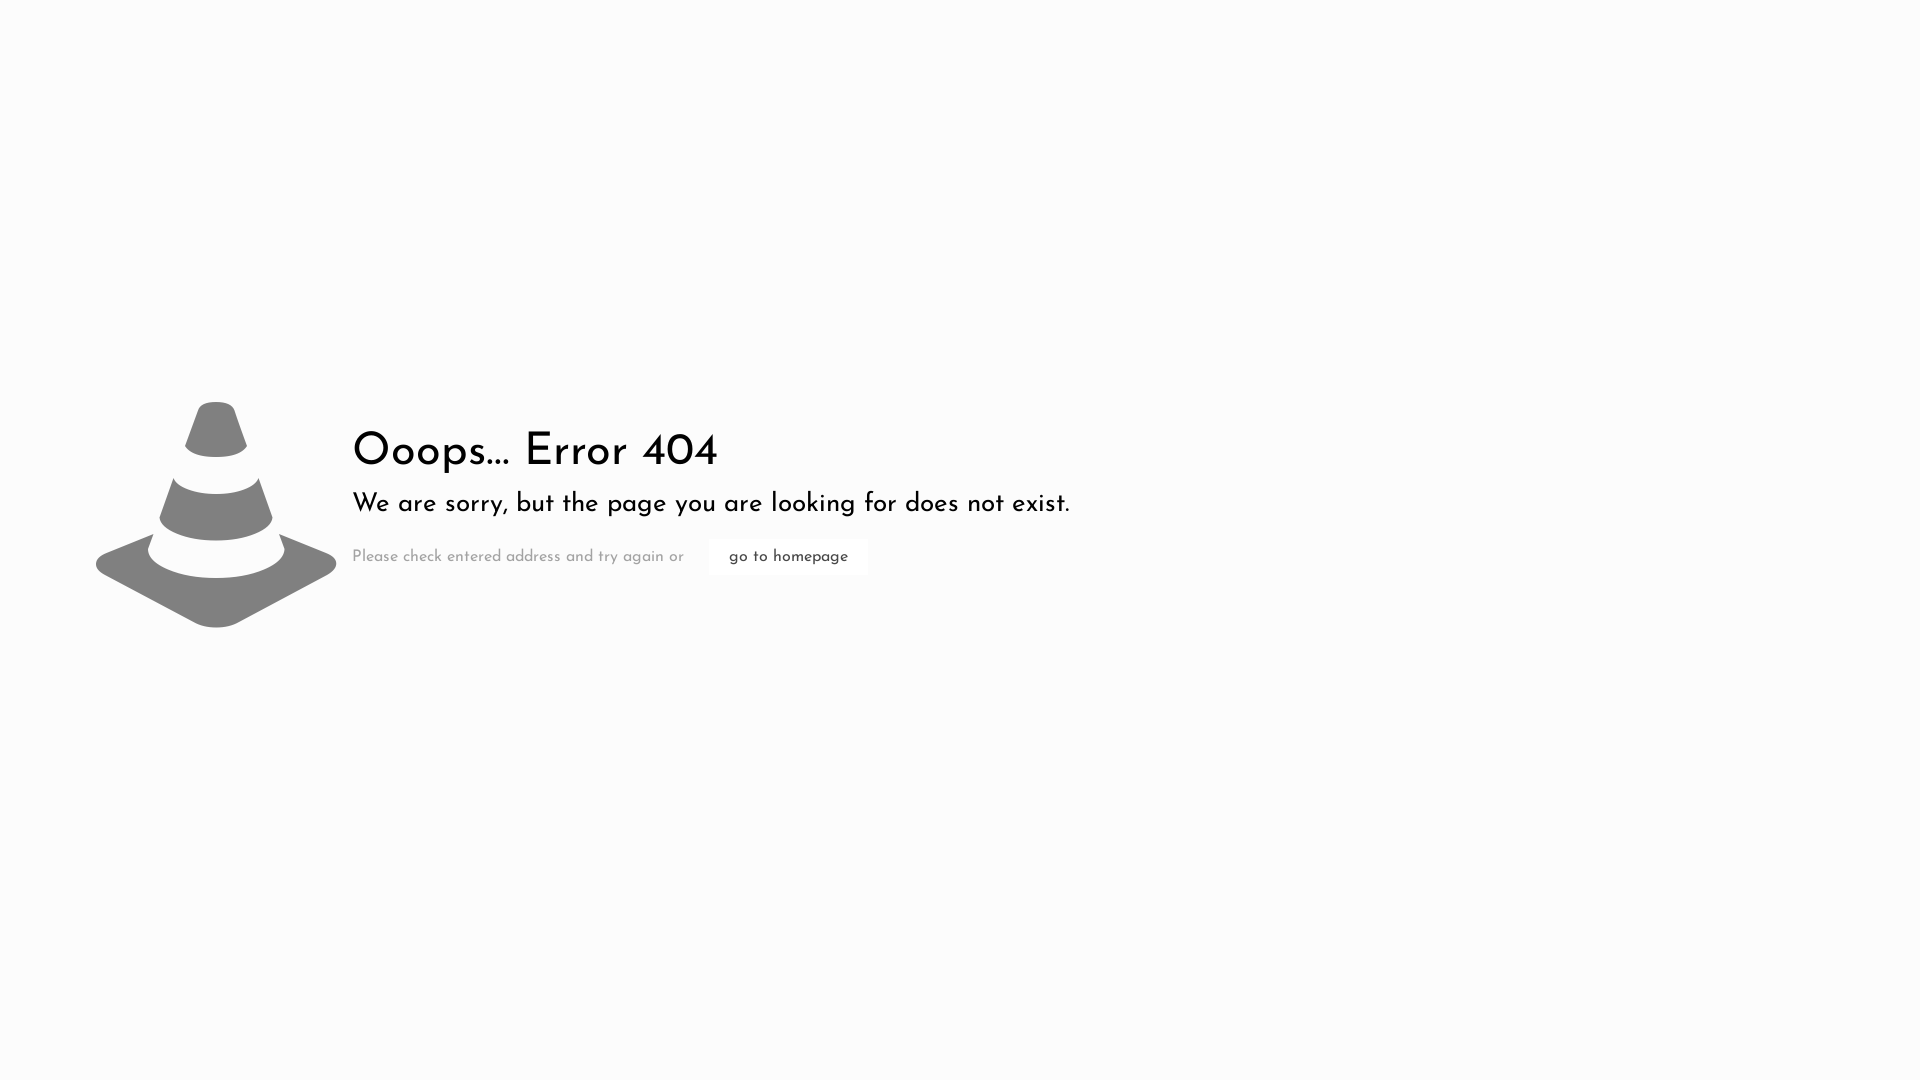 Image resolution: width=1920 pixels, height=1080 pixels. I want to click on 'go to homepage', so click(787, 556).